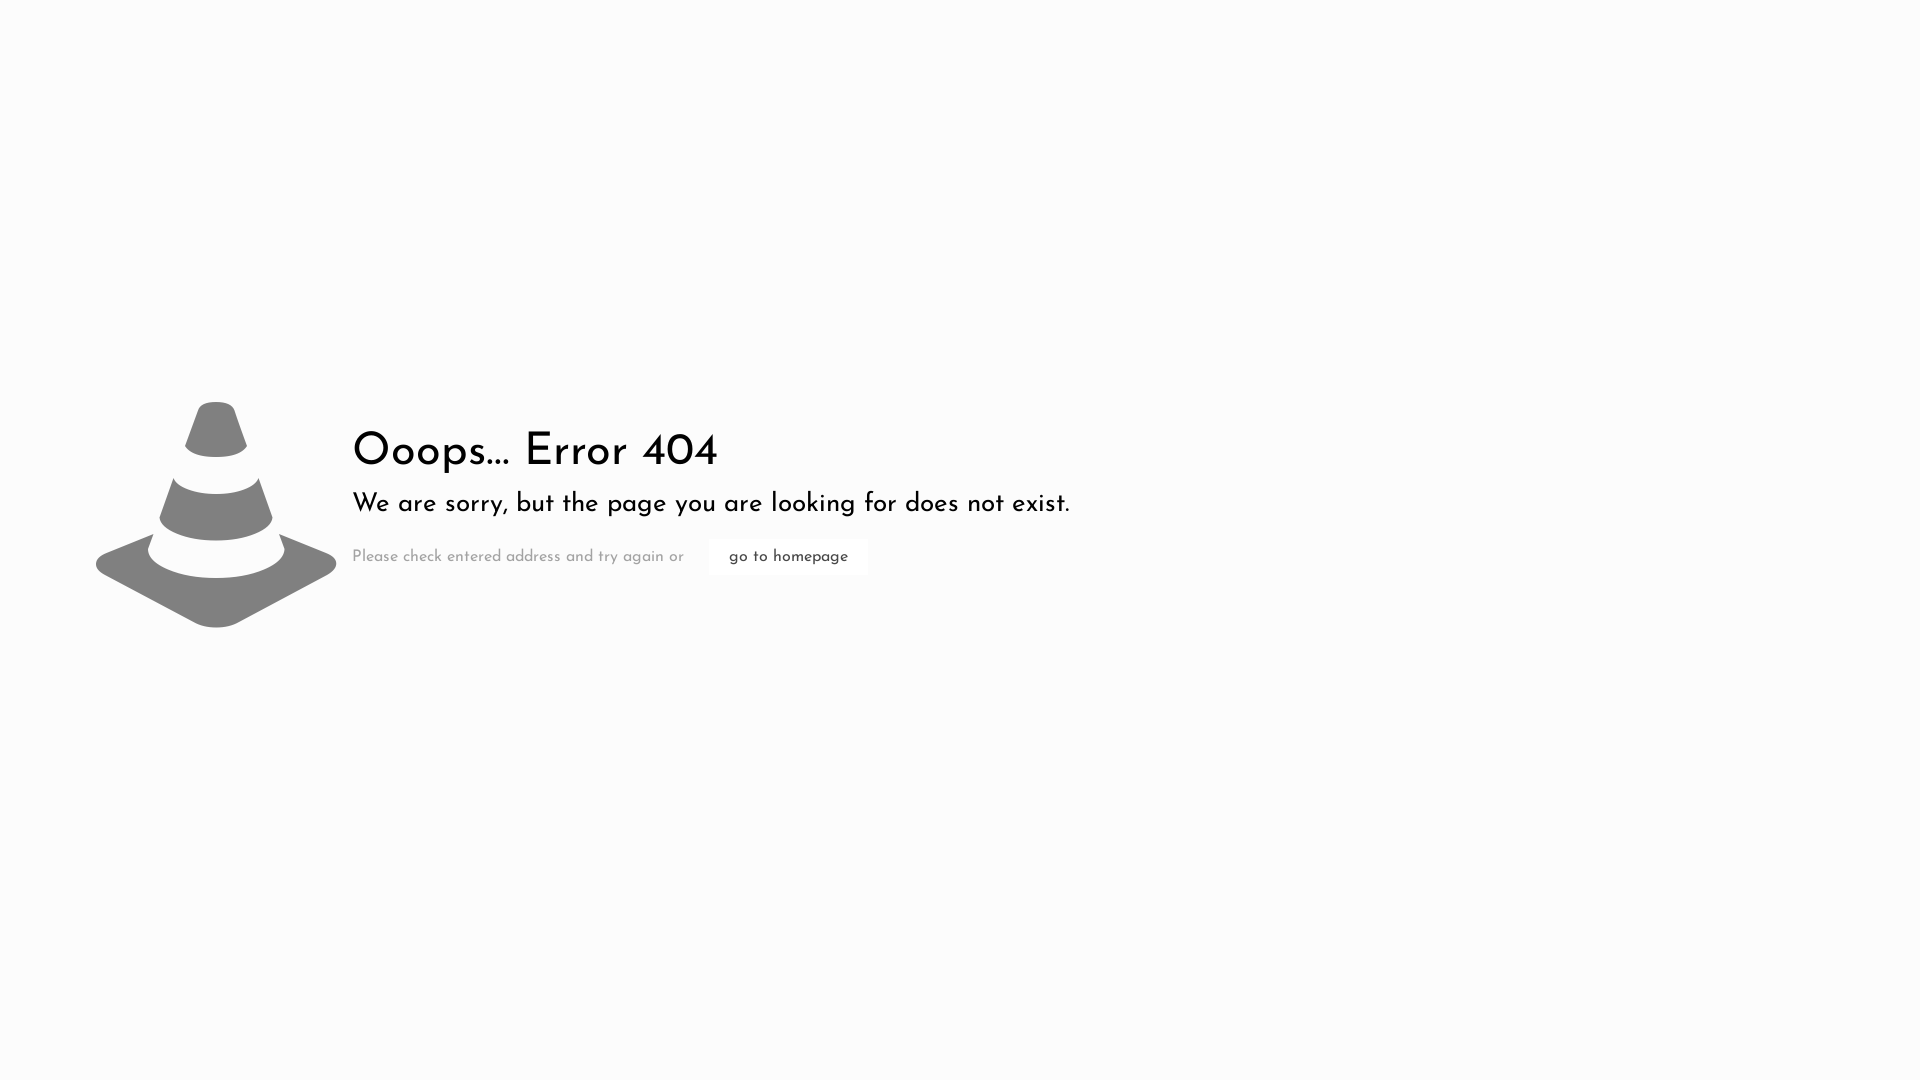 Image resolution: width=1920 pixels, height=1080 pixels. I want to click on 'go to homepage', so click(787, 556).